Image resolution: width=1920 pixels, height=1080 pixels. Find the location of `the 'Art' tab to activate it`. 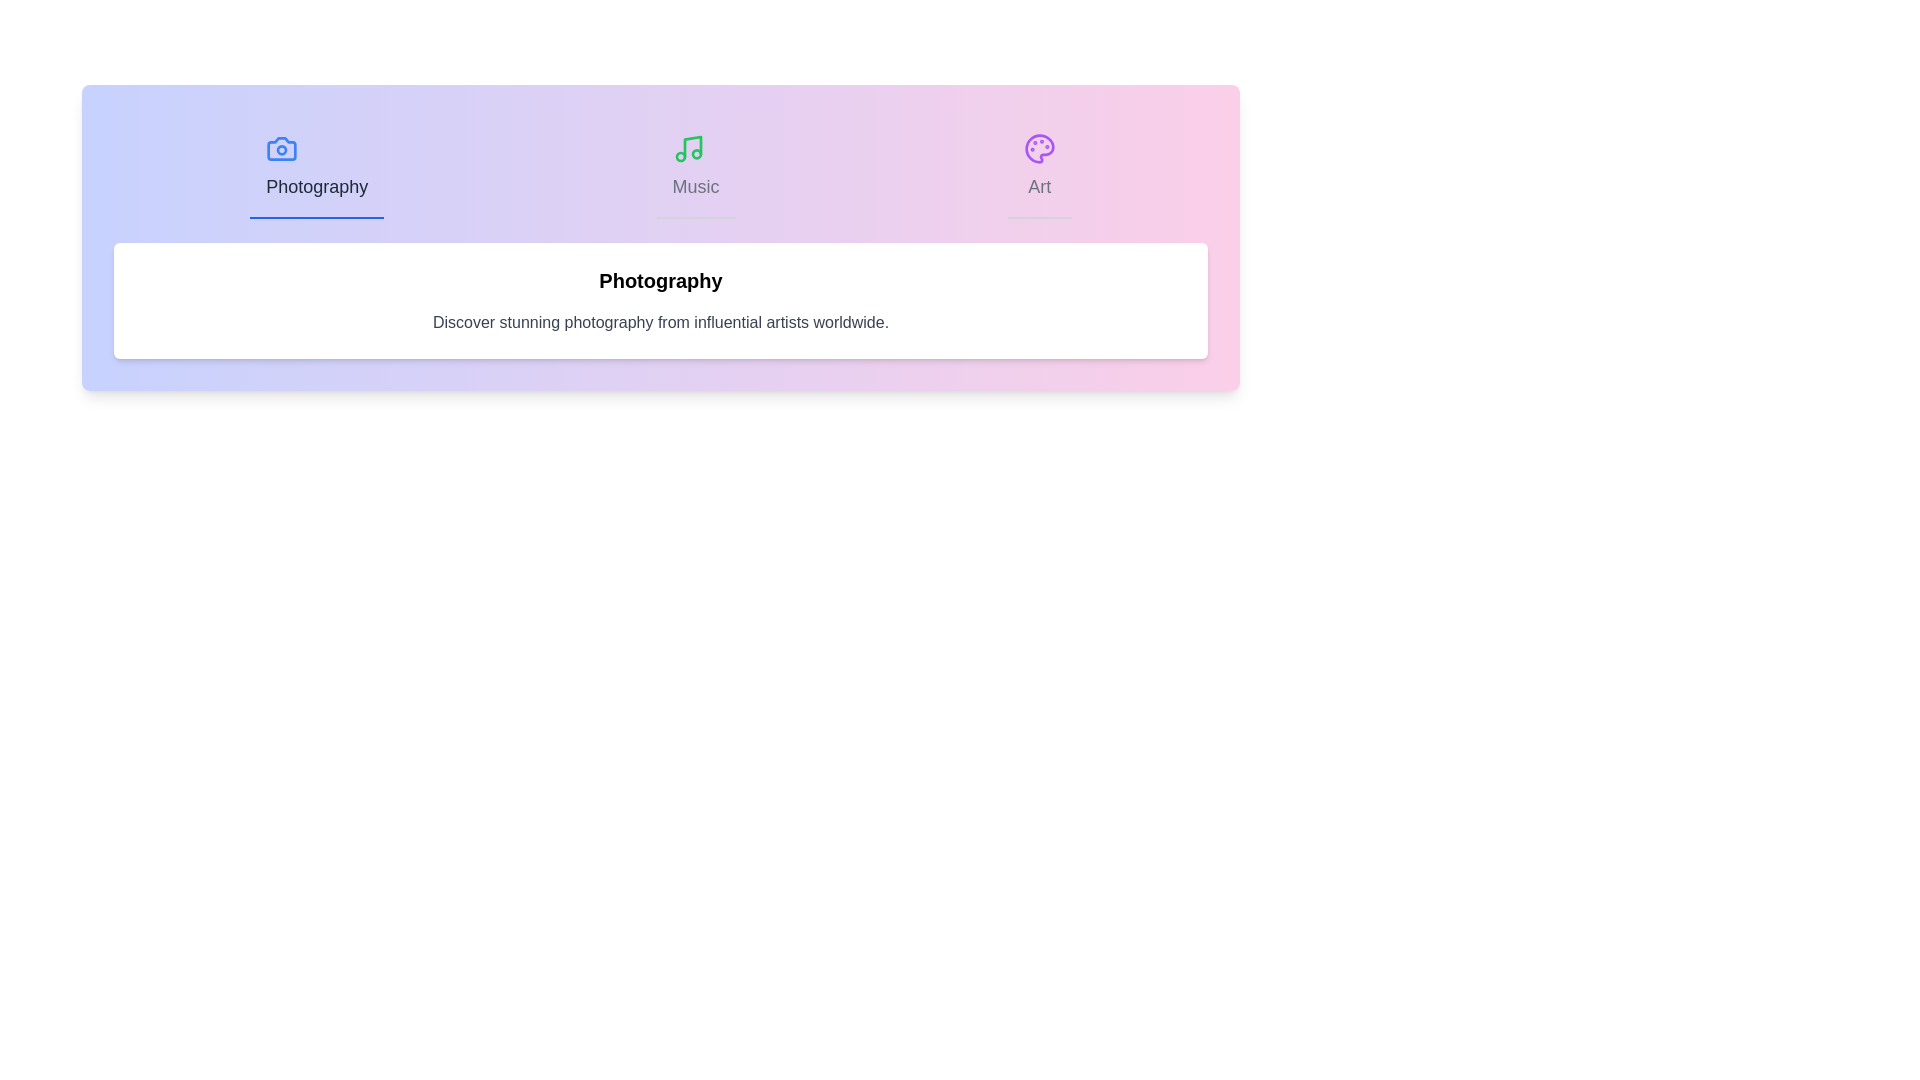

the 'Art' tab to activate it is located at coordinates (1039, 167).